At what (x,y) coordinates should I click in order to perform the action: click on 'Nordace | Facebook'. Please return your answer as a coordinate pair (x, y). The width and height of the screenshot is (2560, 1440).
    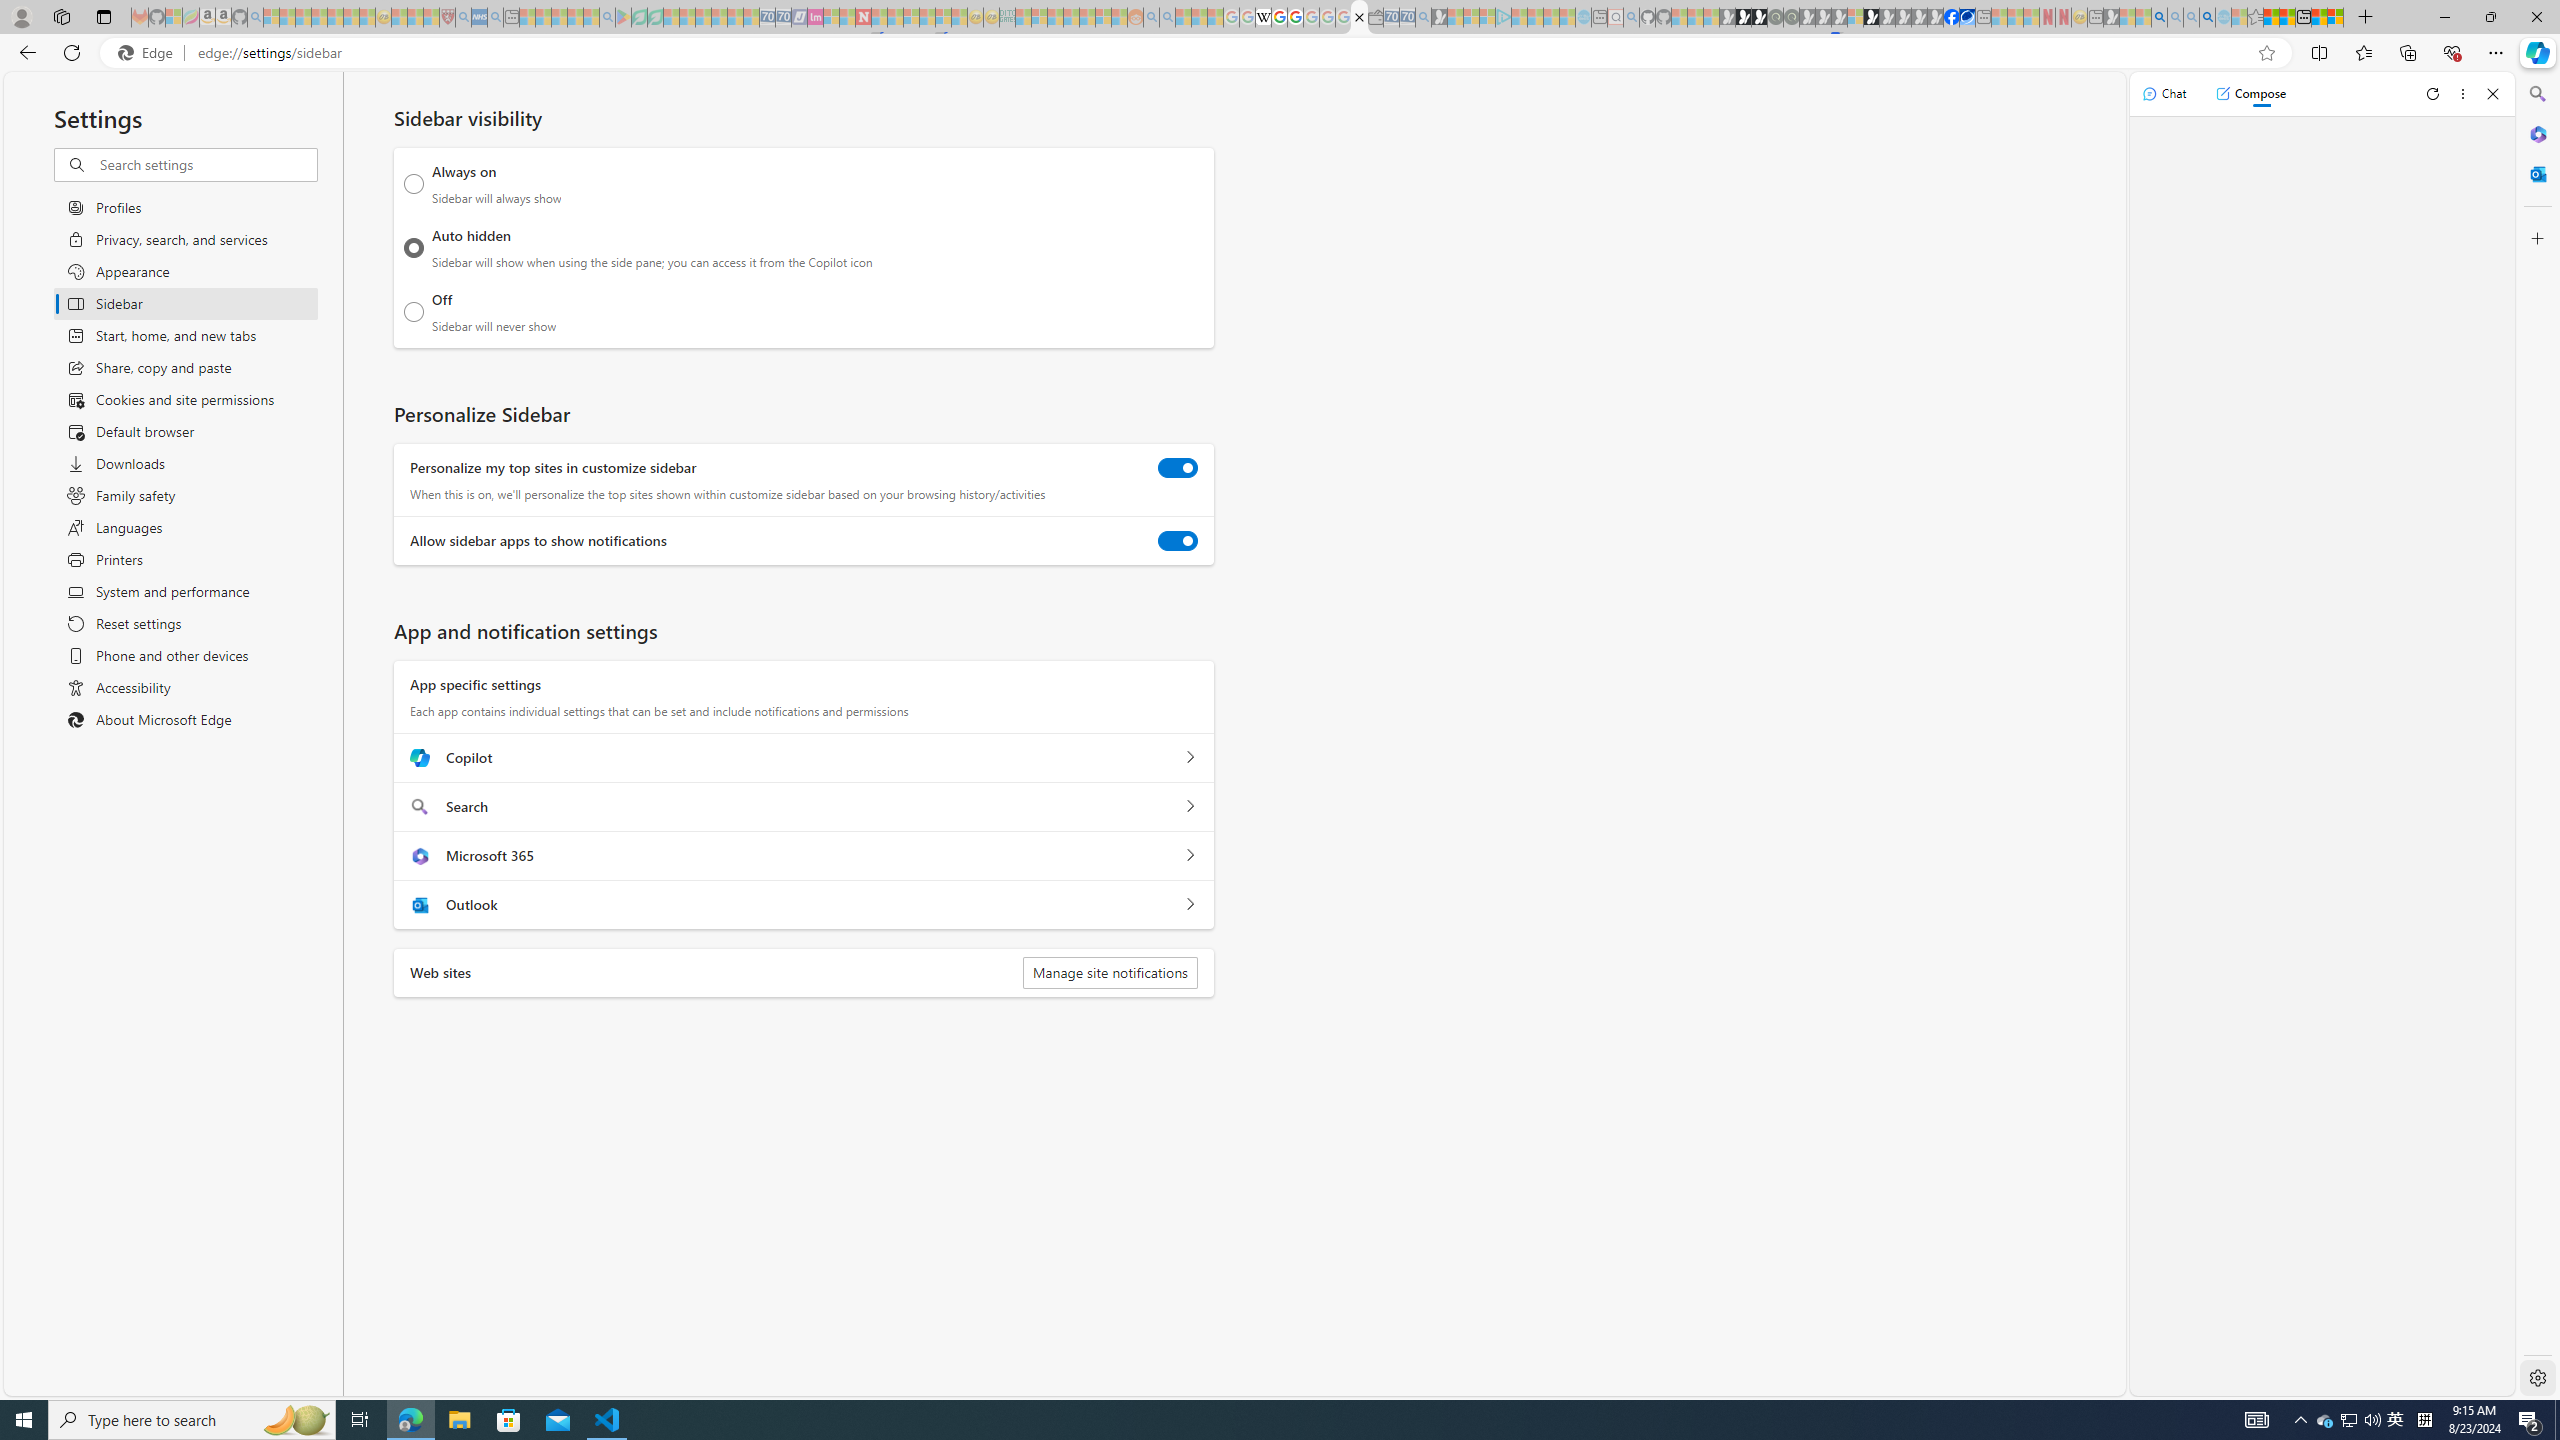
    Looking at the image, I should click on (1952, 16).